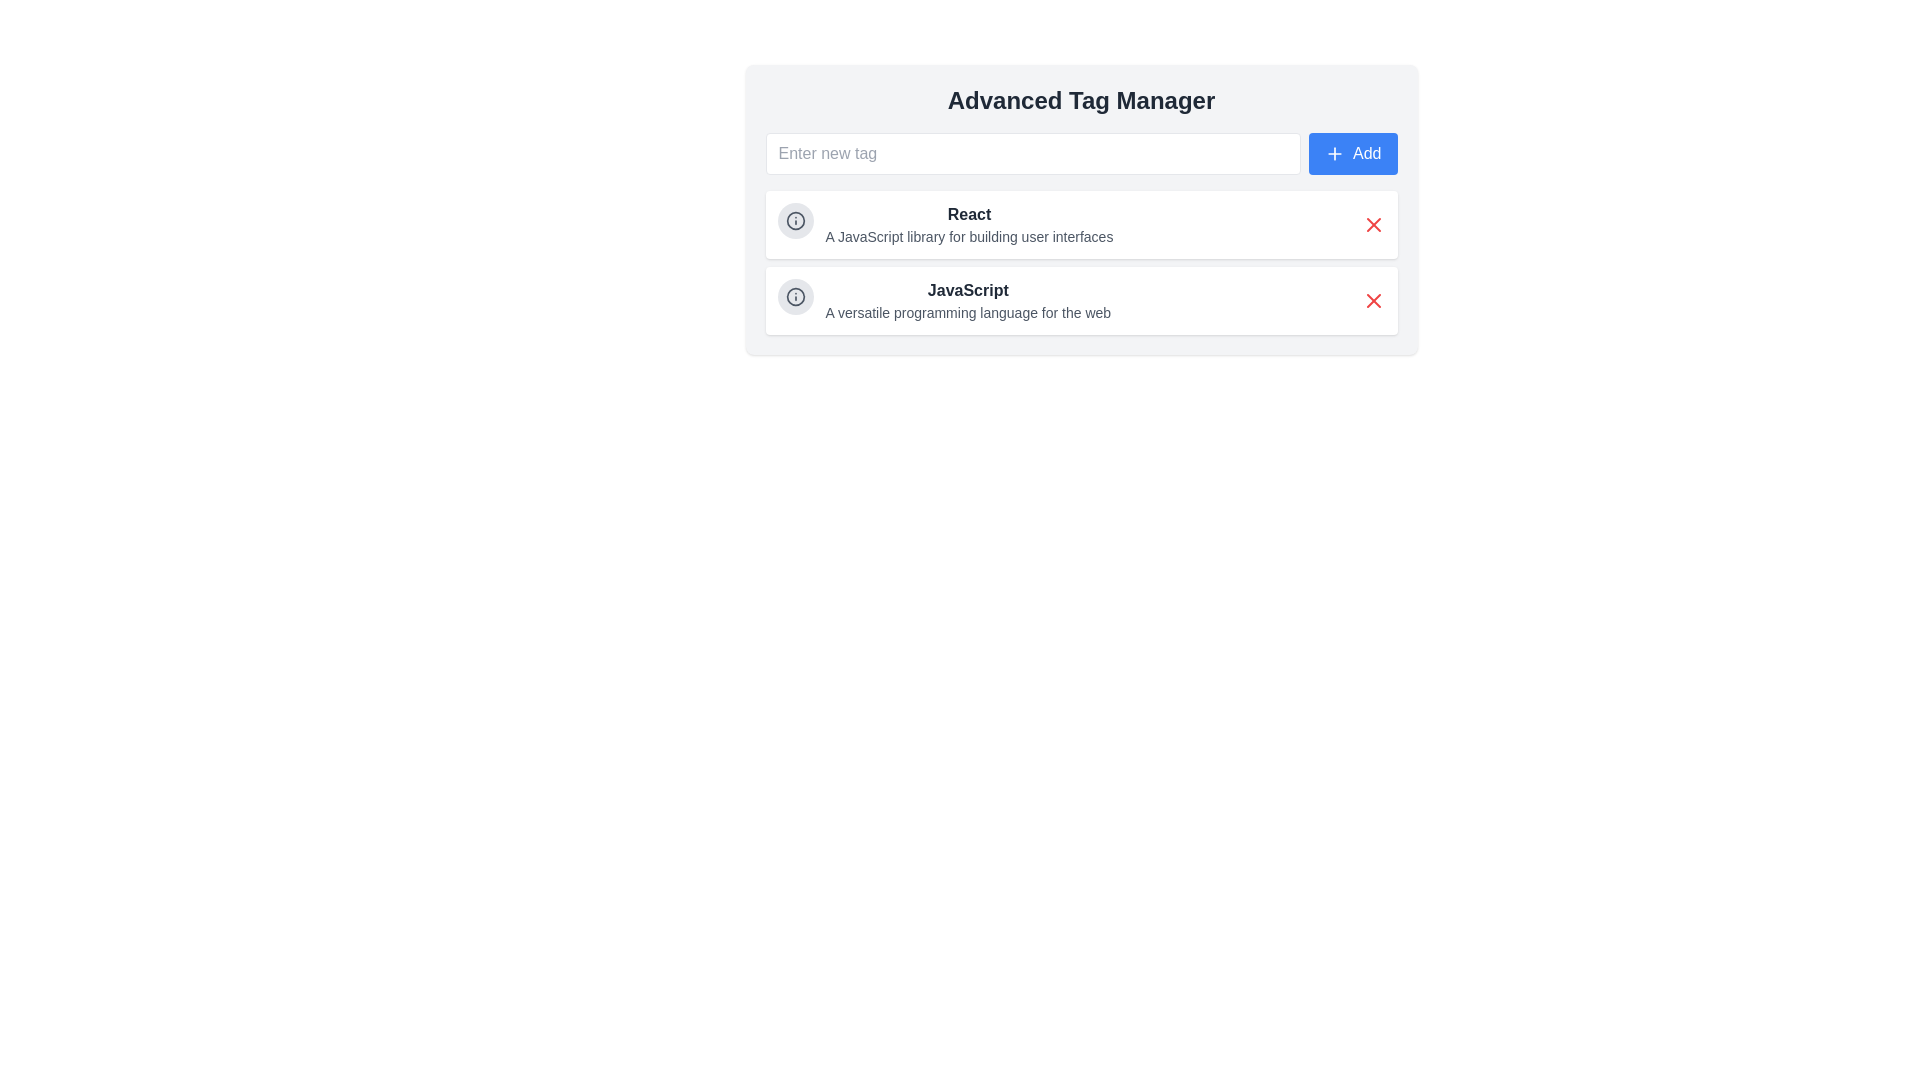  Describe the element at coordinates (1080, 100) in the screenshot. I see `text of the bolded heading labeled 'Advanced Tag Manager', which is prominently displayed at the top center of the card layout` at that location.